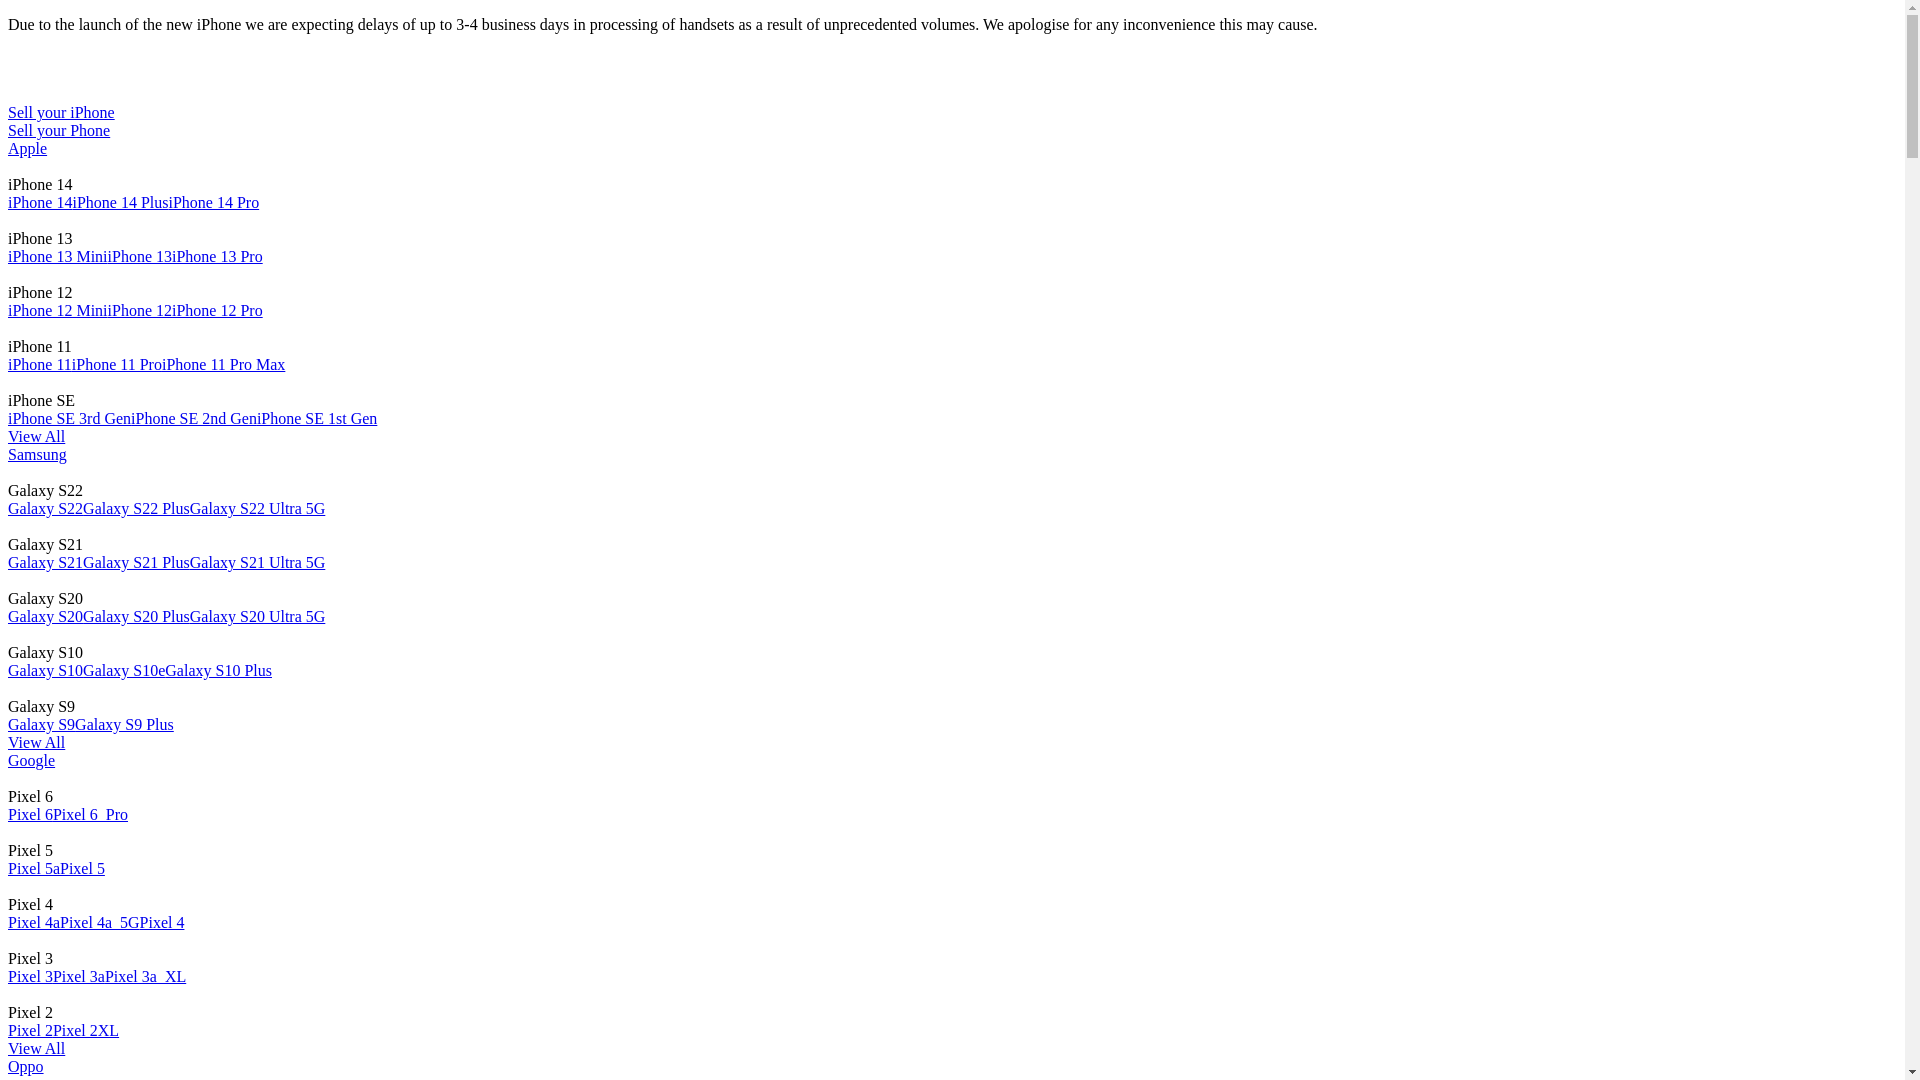 This screenshot has height=1080, width=1920. What do you see at coordinates (39, 364) in the screenshot?
I see `'iPhone 11'` at bounding box center [39, 364].